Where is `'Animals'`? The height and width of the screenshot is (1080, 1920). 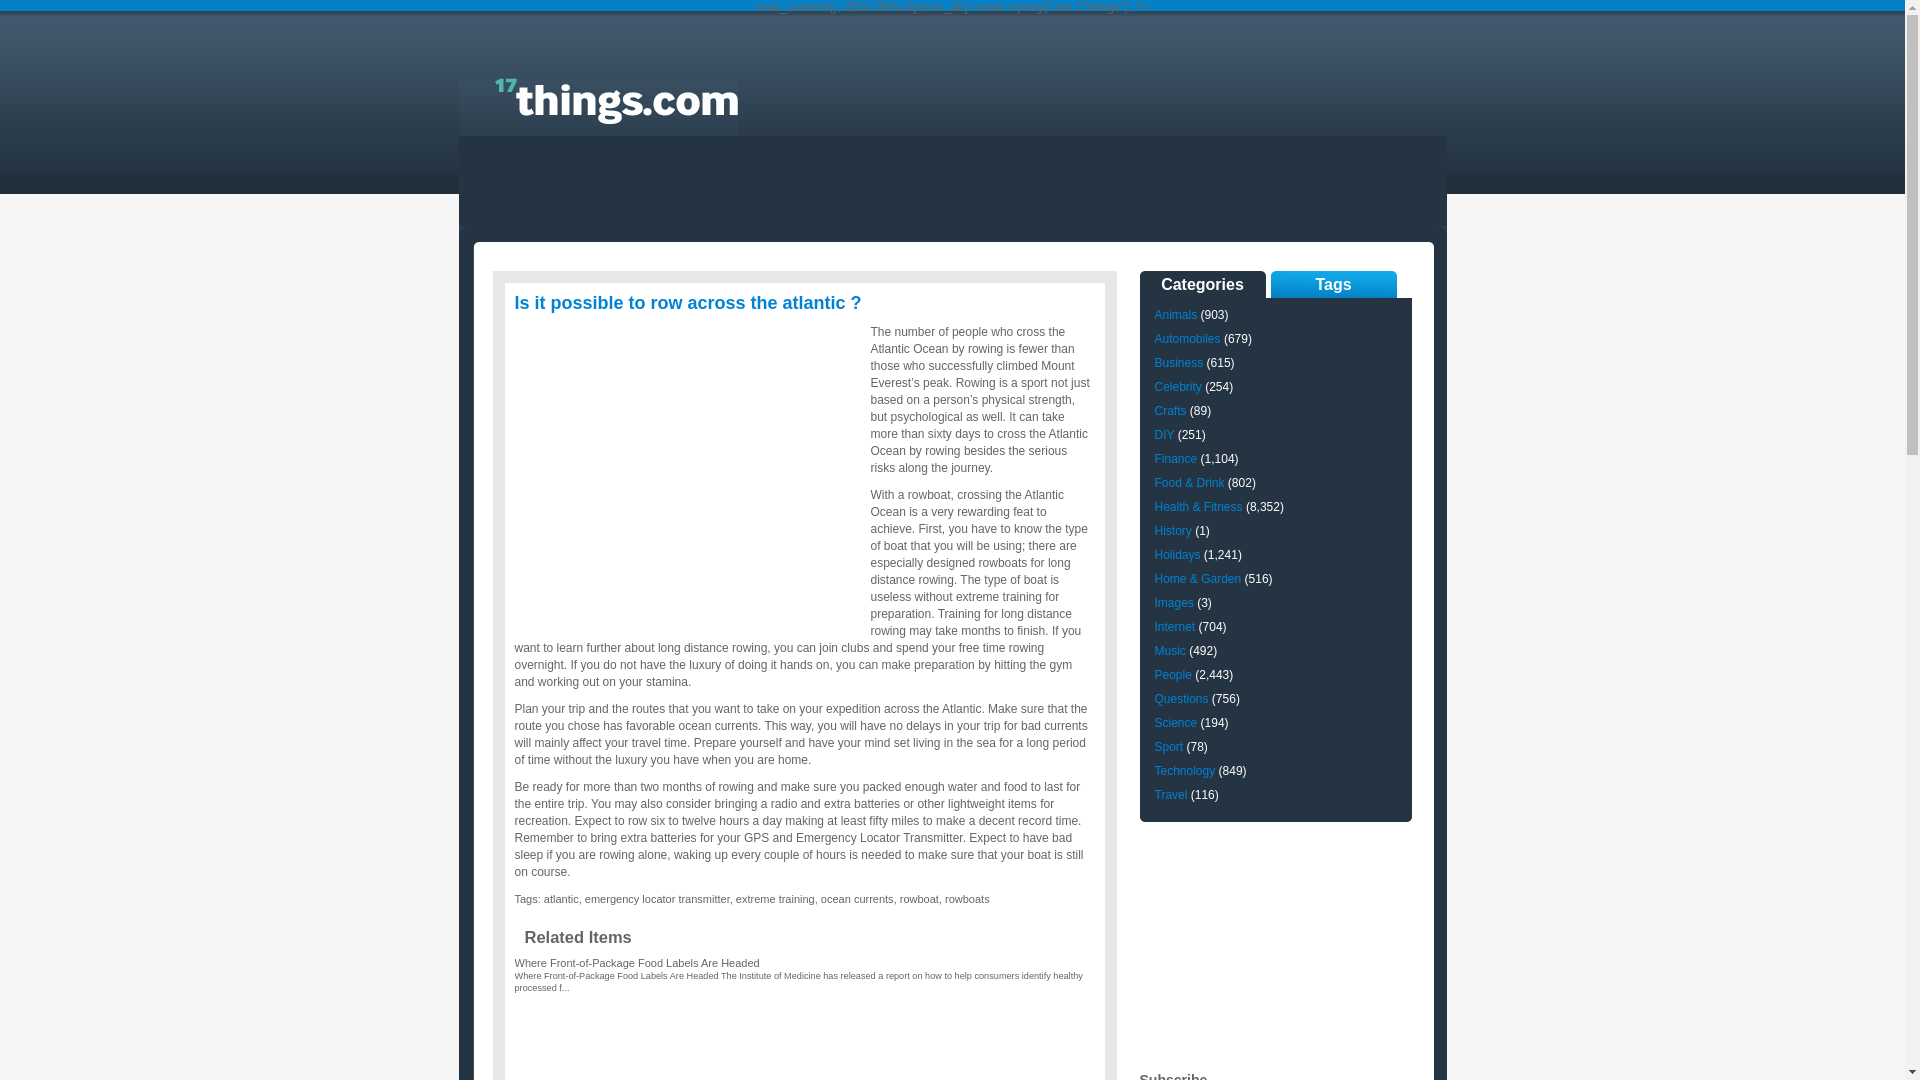 'Animals' is located at coordinates (1175, 315).